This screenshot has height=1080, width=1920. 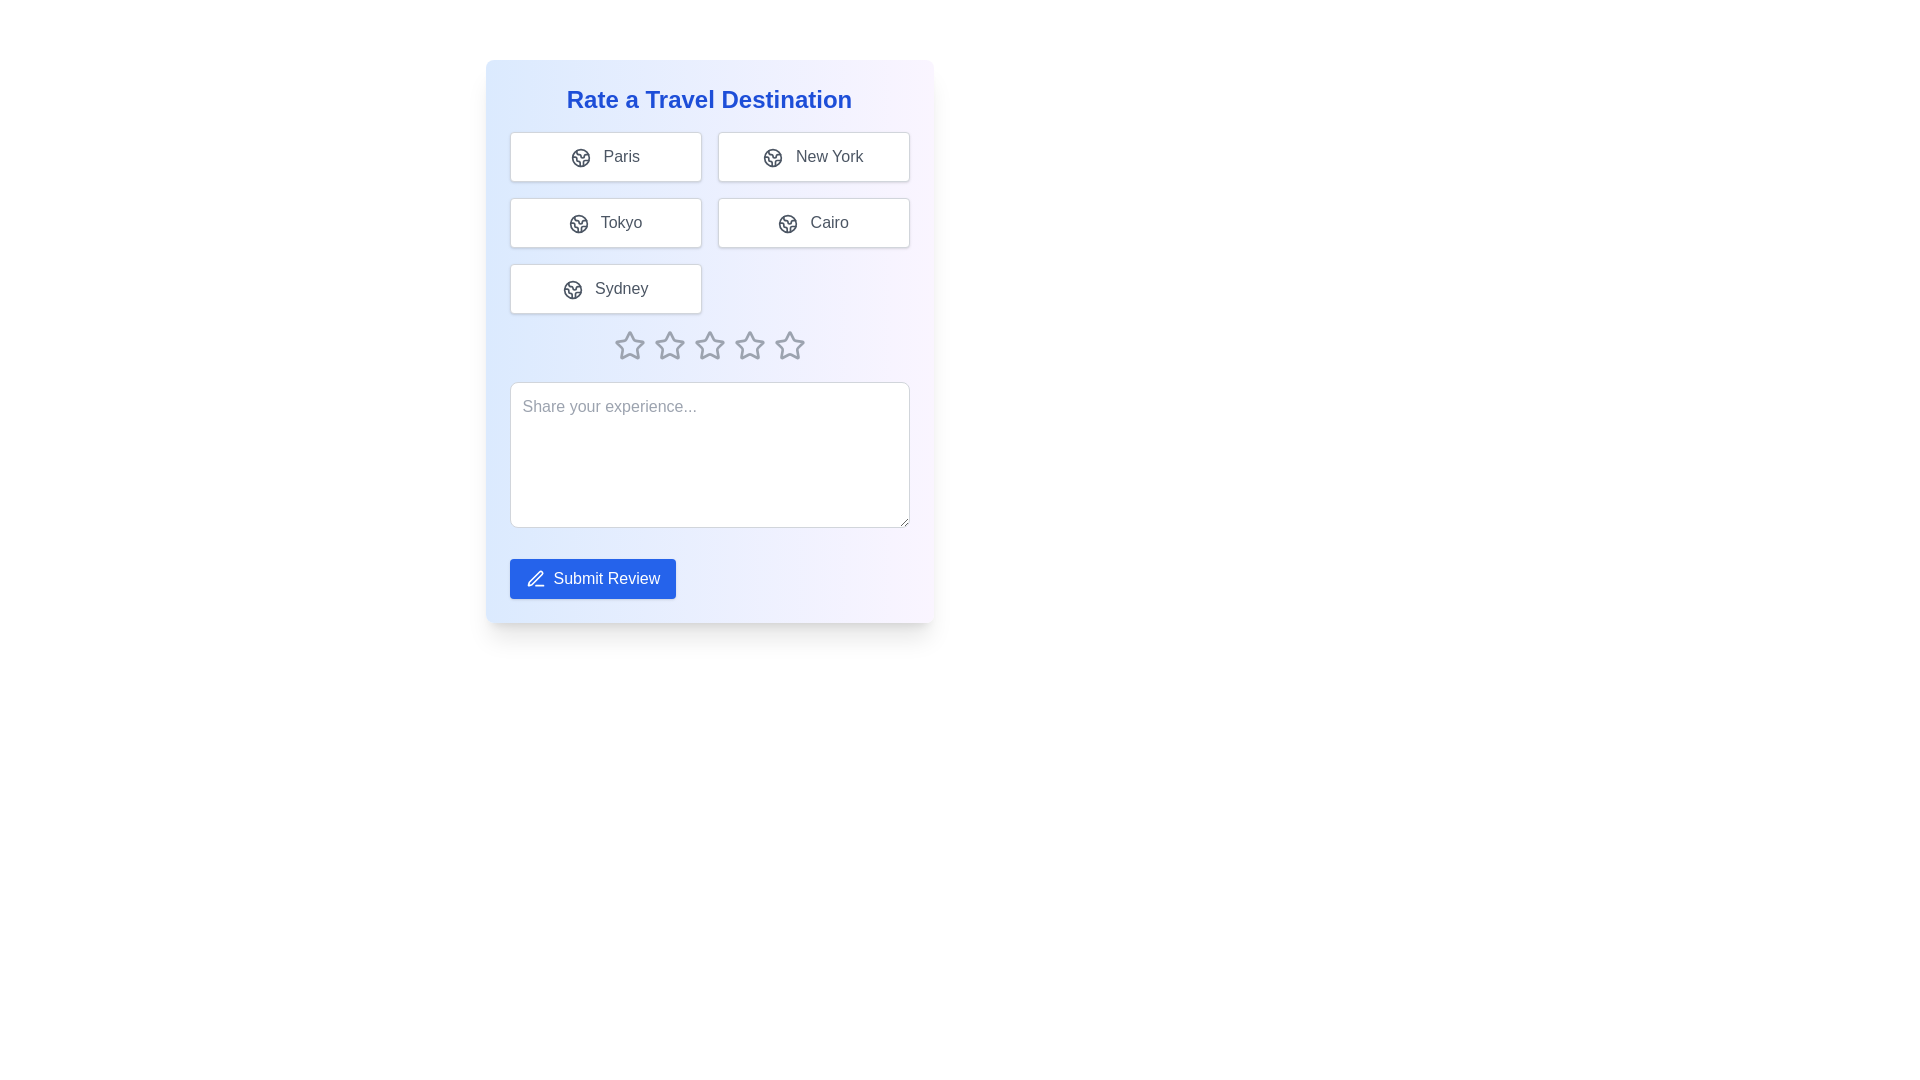 What do you see at coordinates (748, 344) in the screenshot?
I see `the third star icon in a row of five star icons` at bounding box center [748, 344].